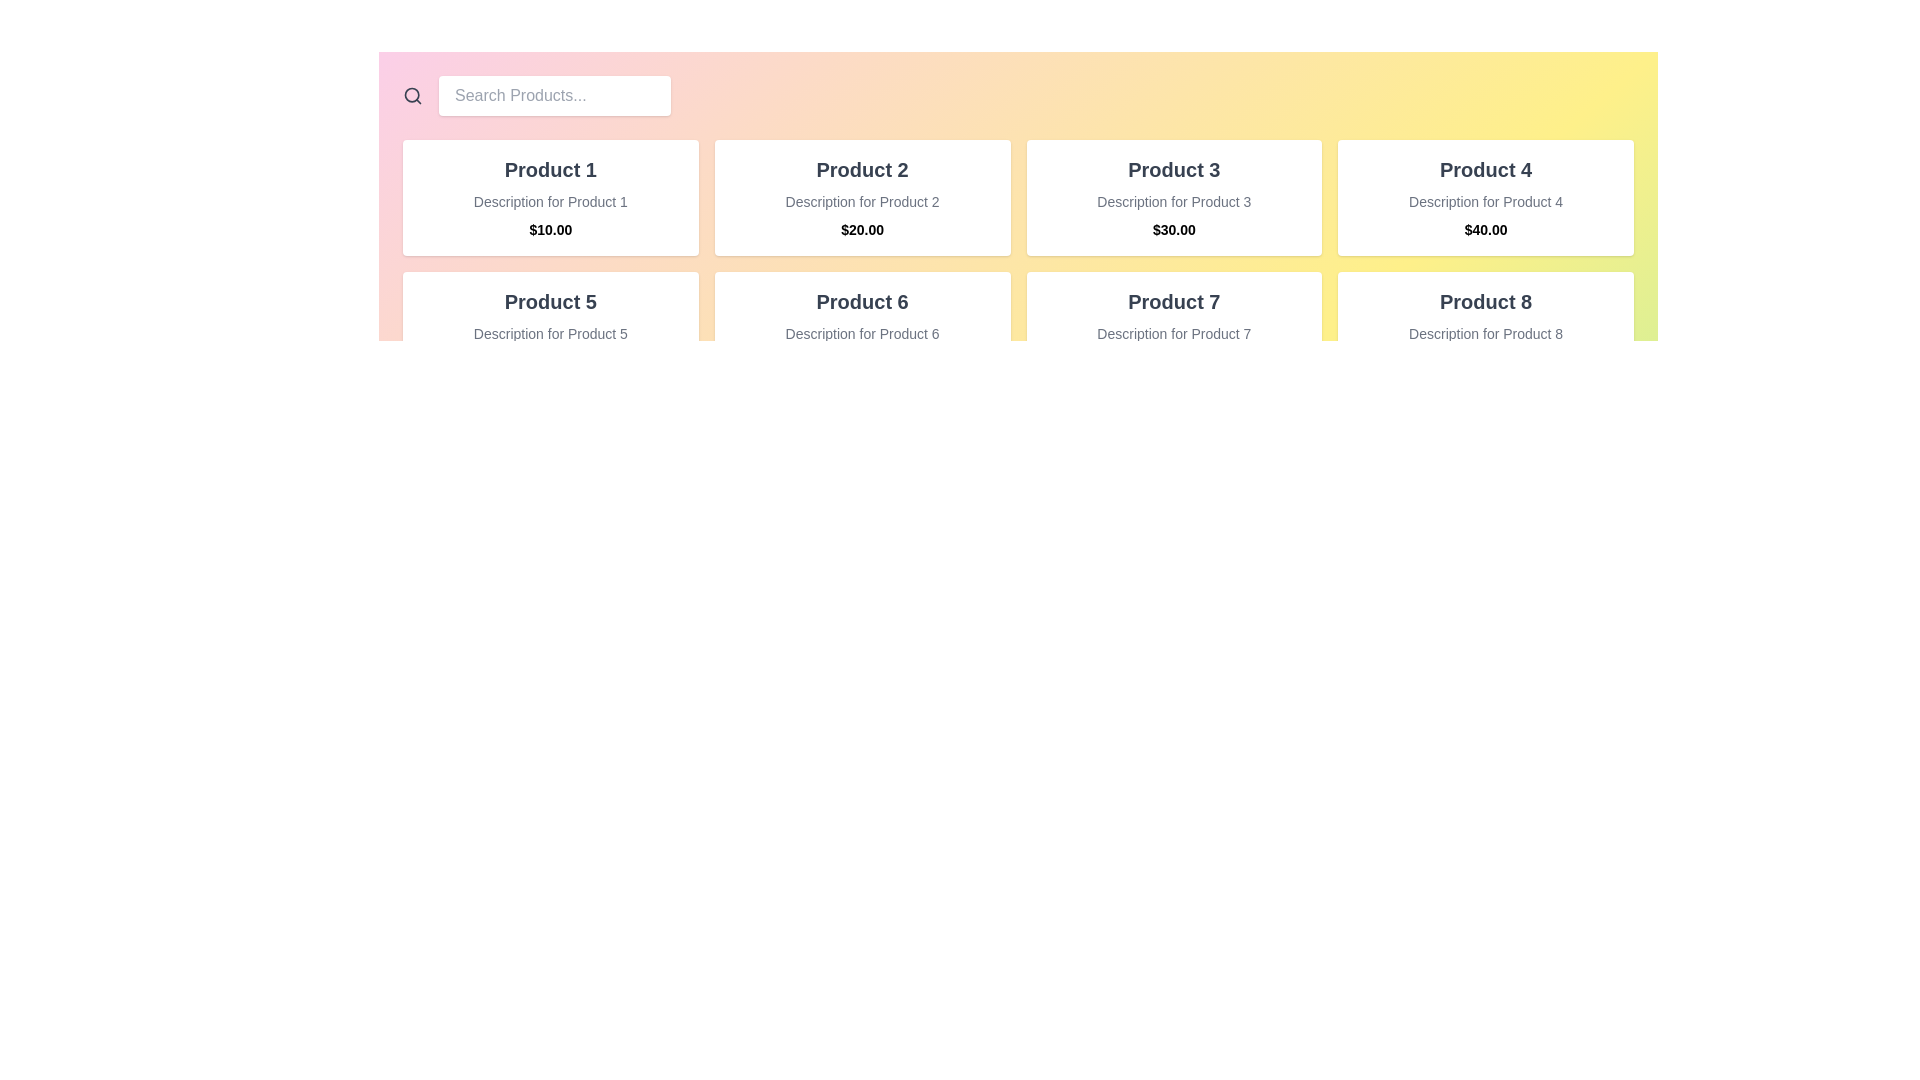 This screenshot has width=1920, height=1080. Describe the element at coordinates (1486, 301) in the screenshot. I see `the text label that serves as the title for 'Product 8', which is located at the top of the product card in the second row and last column of the grid view` at that location.